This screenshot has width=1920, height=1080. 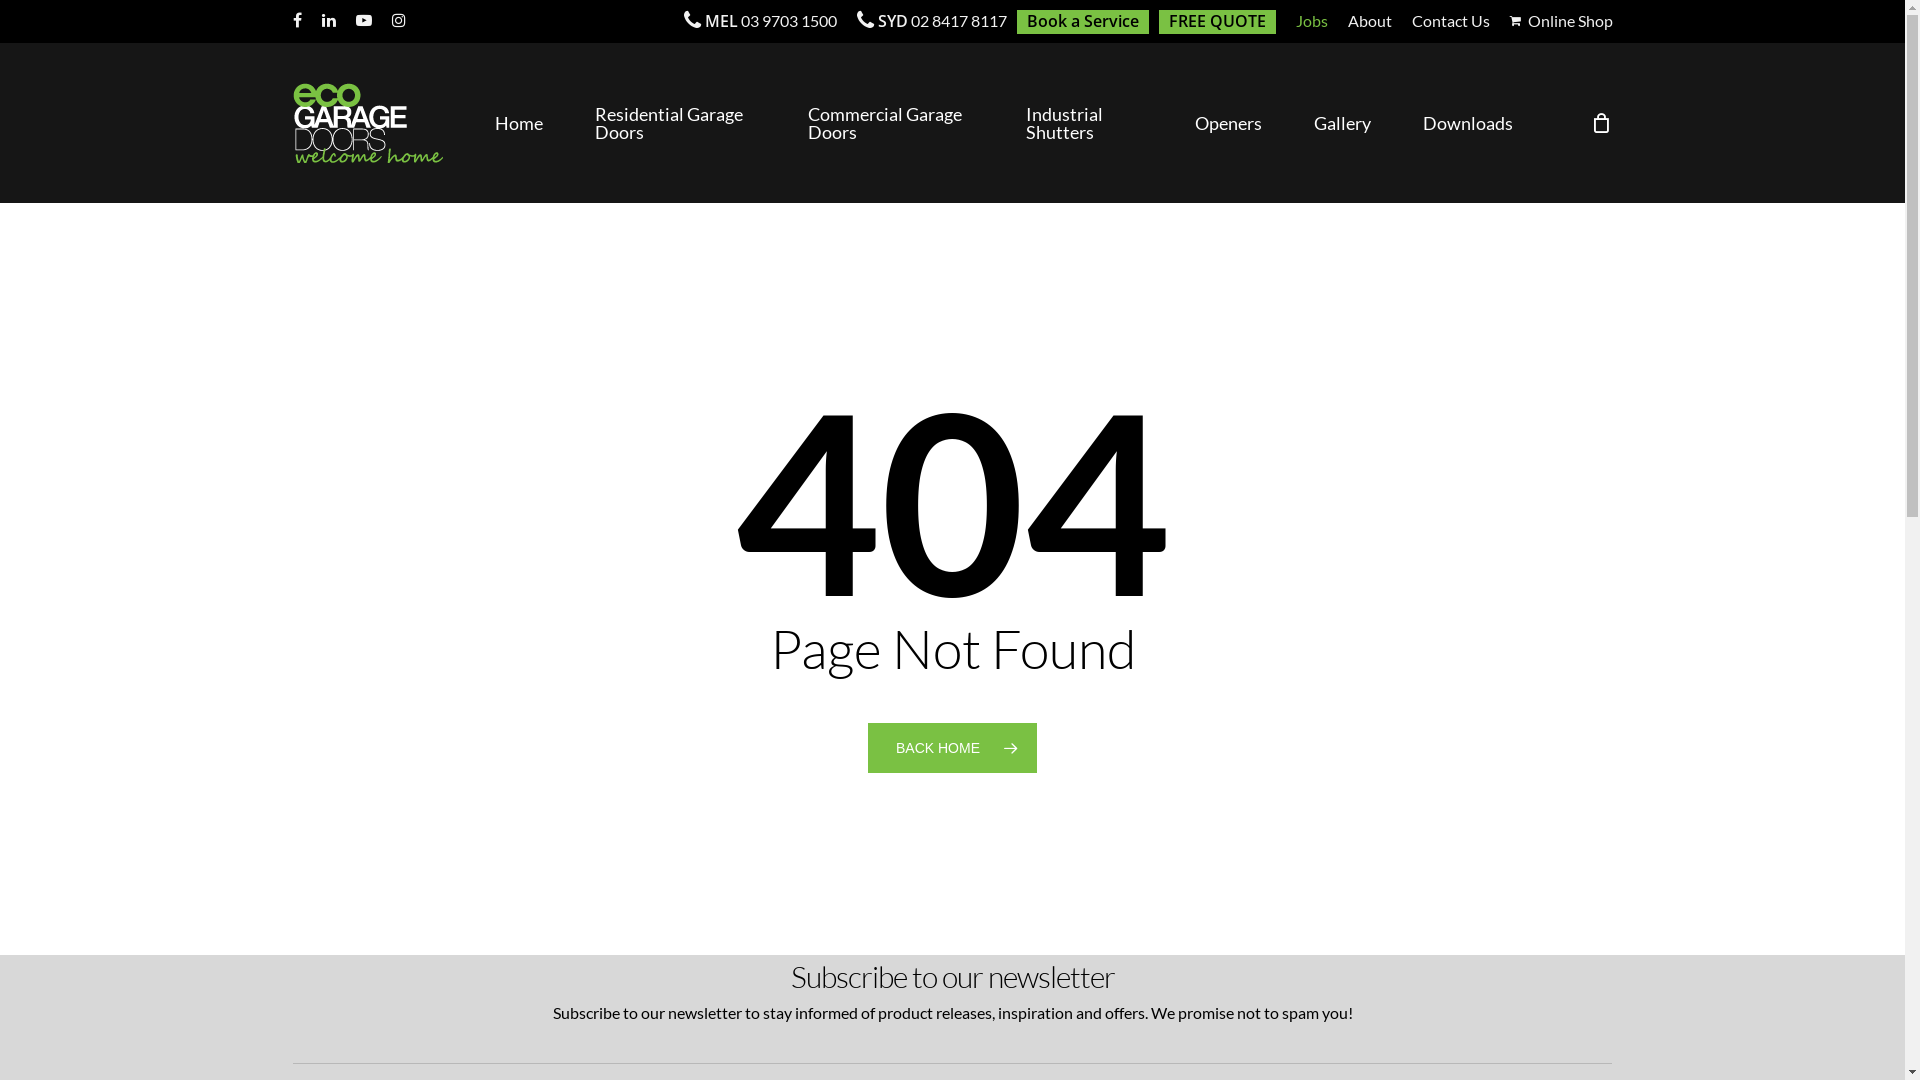 What do you see at coordinates (1296, 22) in the screenshot?
I see `'Jobs'` at bounding box center [1296, 22].